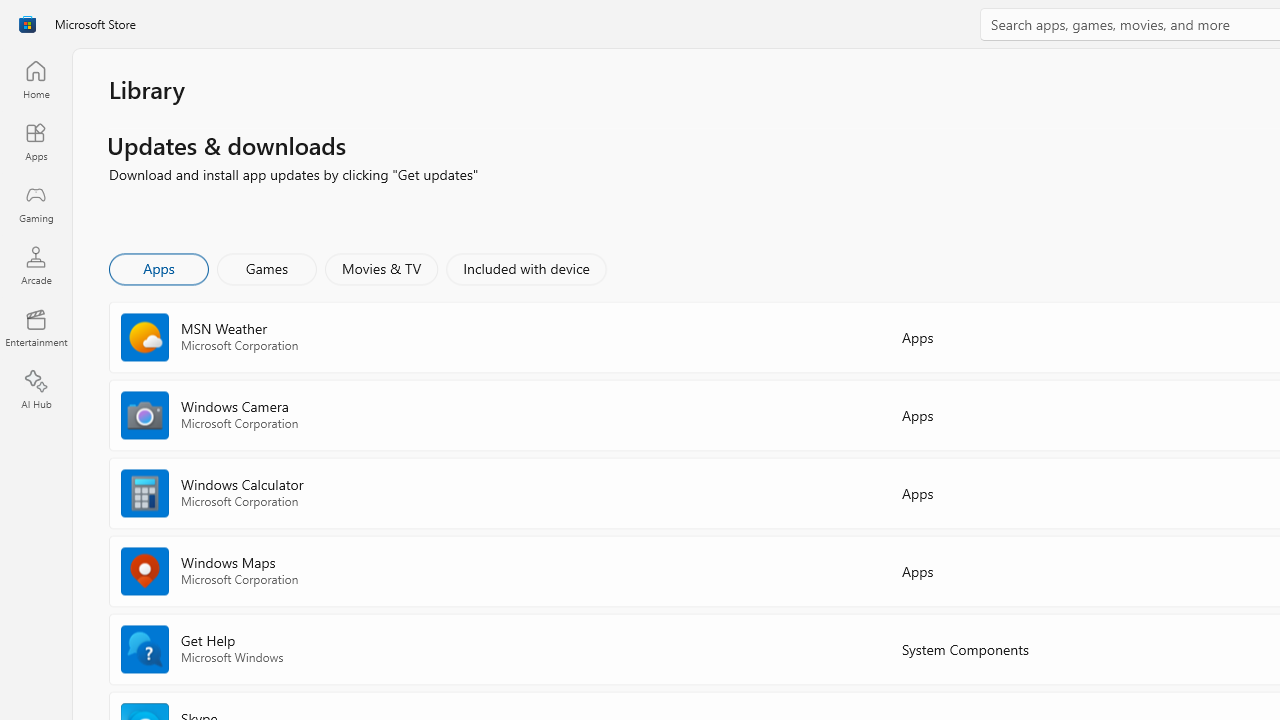  What do you see at coordinates (266, 267) in the screenshot?
I see `'Games'` at bounding box center [266, 267].